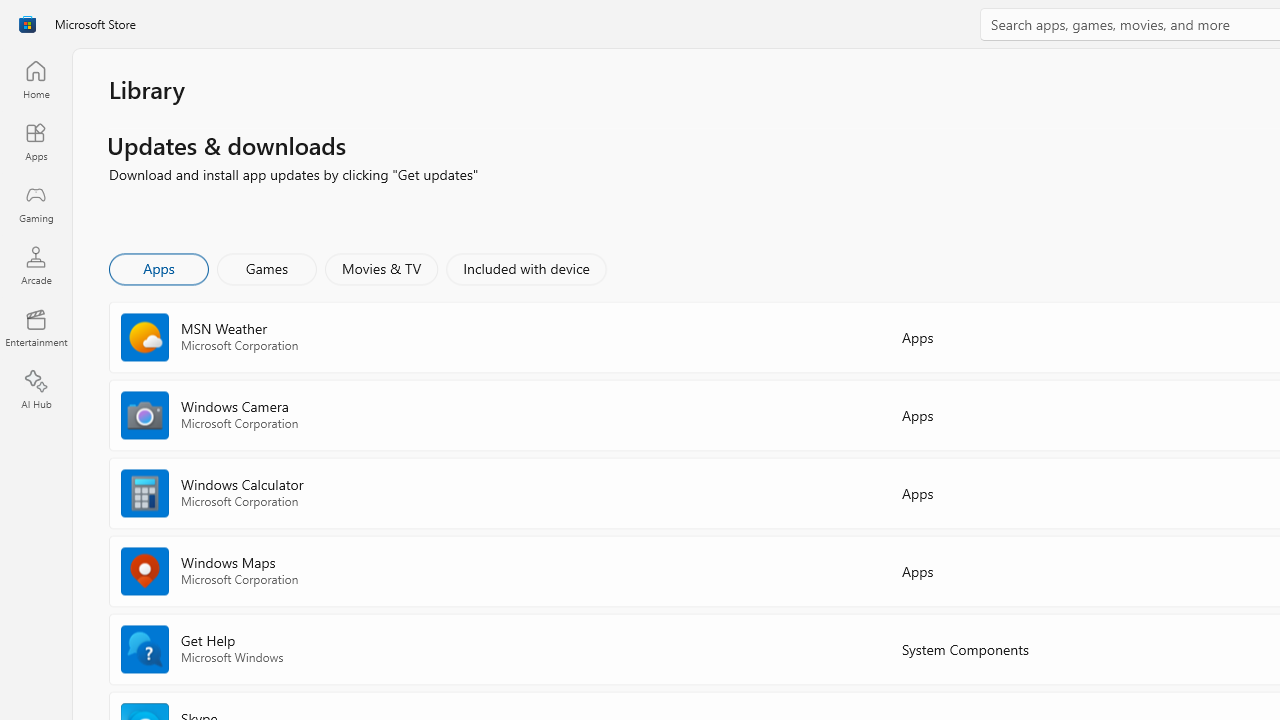  What do you see at coordinates (266, 267) in the screenshot?
I see `'Games'` at bounding box center [266, 267].